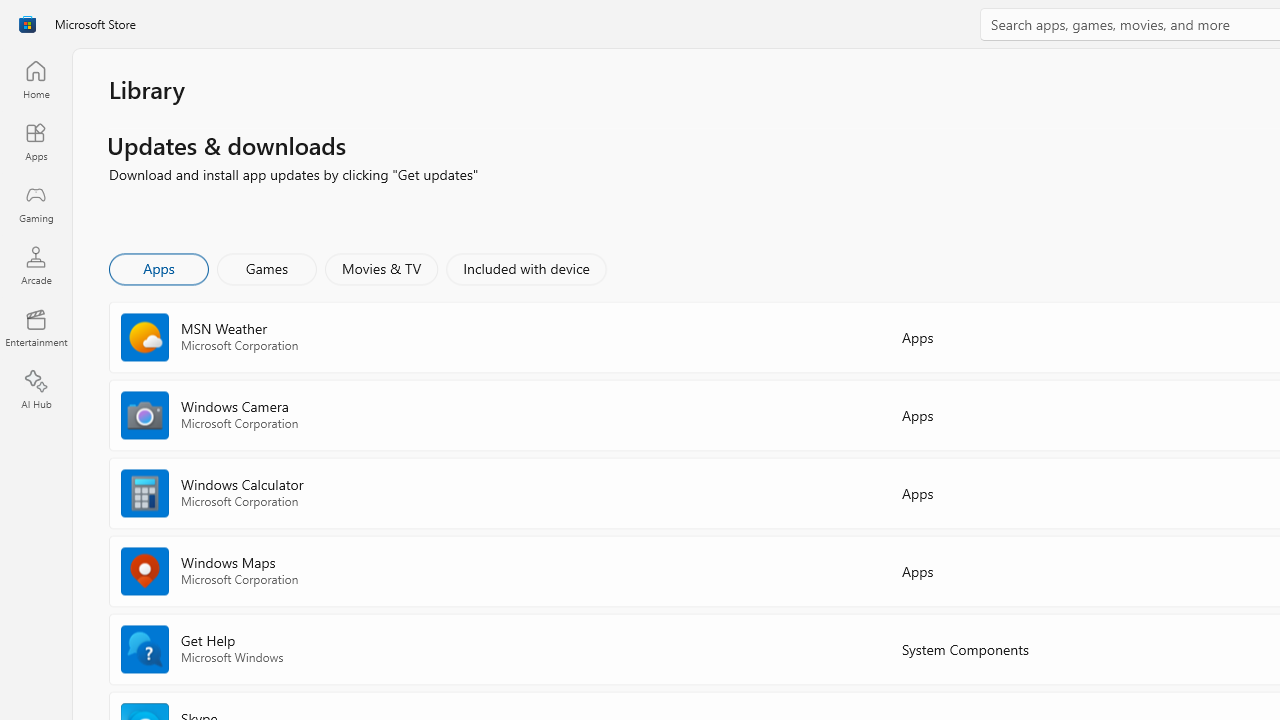  What do you see at coordinates (266, 267) in the screenshot?
I see `'Games'` at bounding box center [266, 267].